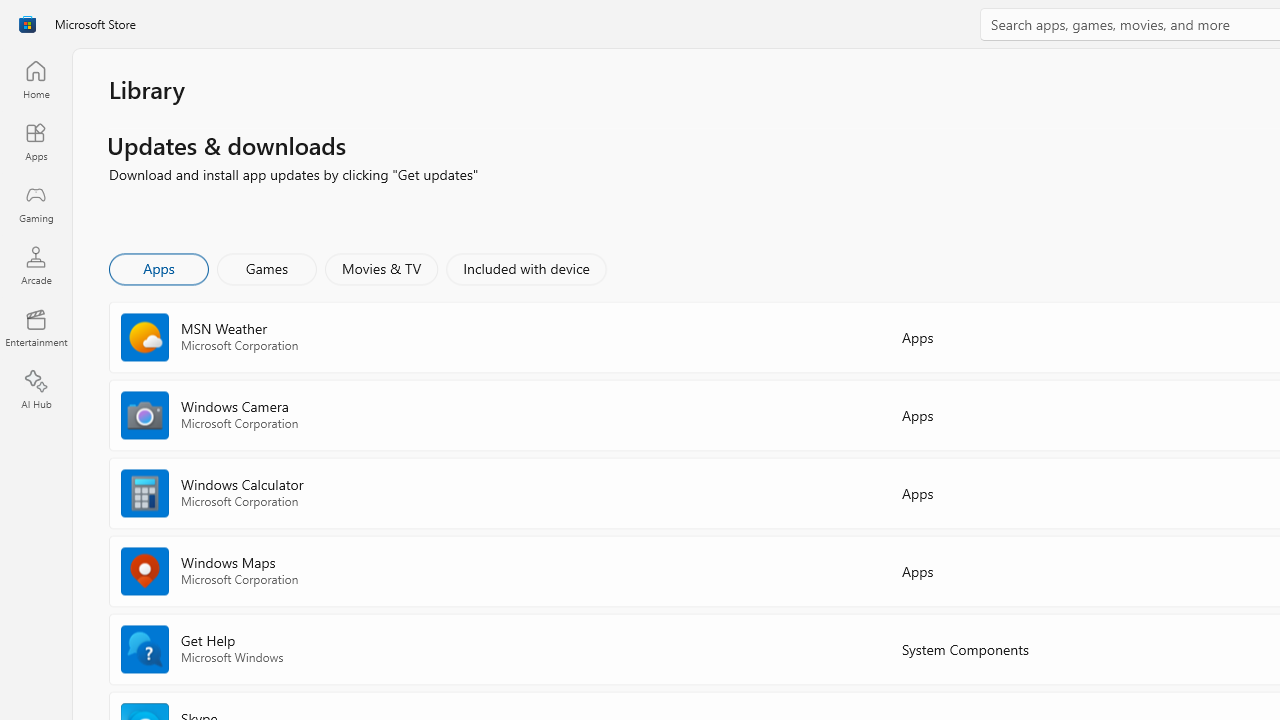  What do you see at coordinates (266, 267) in the screenshot?
I see `'Games'` at bounding box center [266, 267].